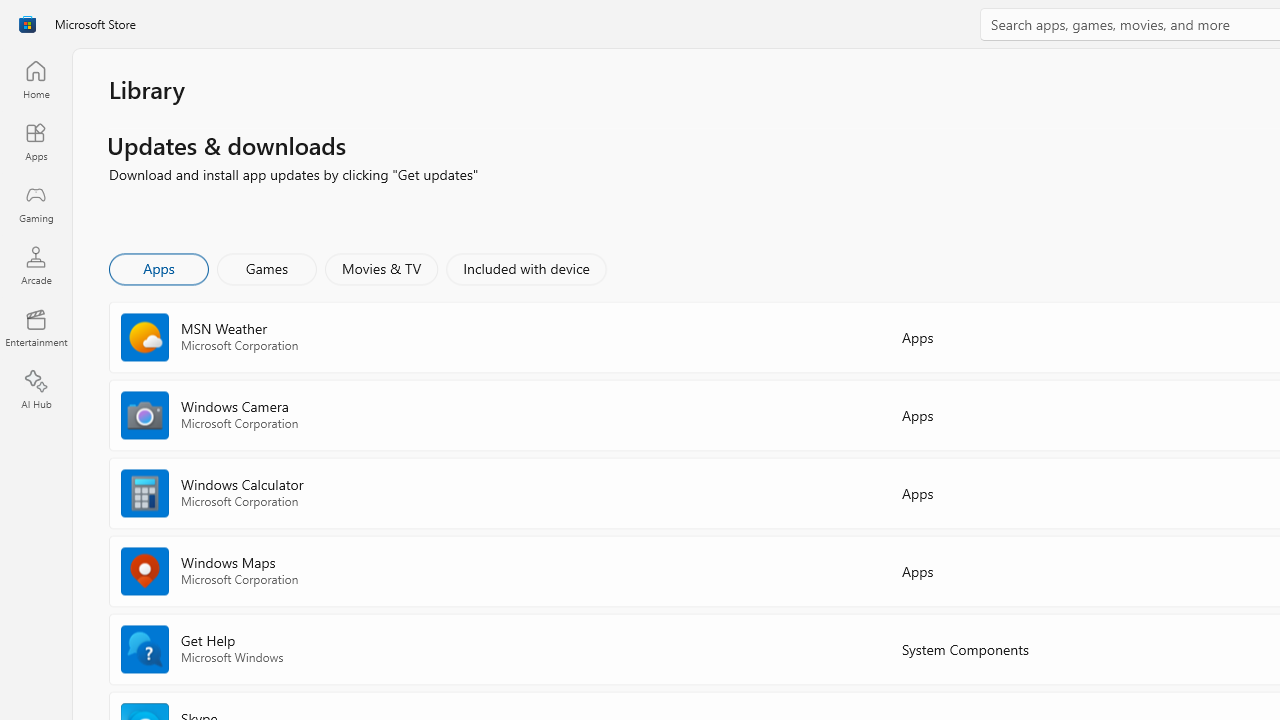  What do you see at coordinates (266, 267) in the screenshot?
I see `'Games'` at bounding box center [266, 267].